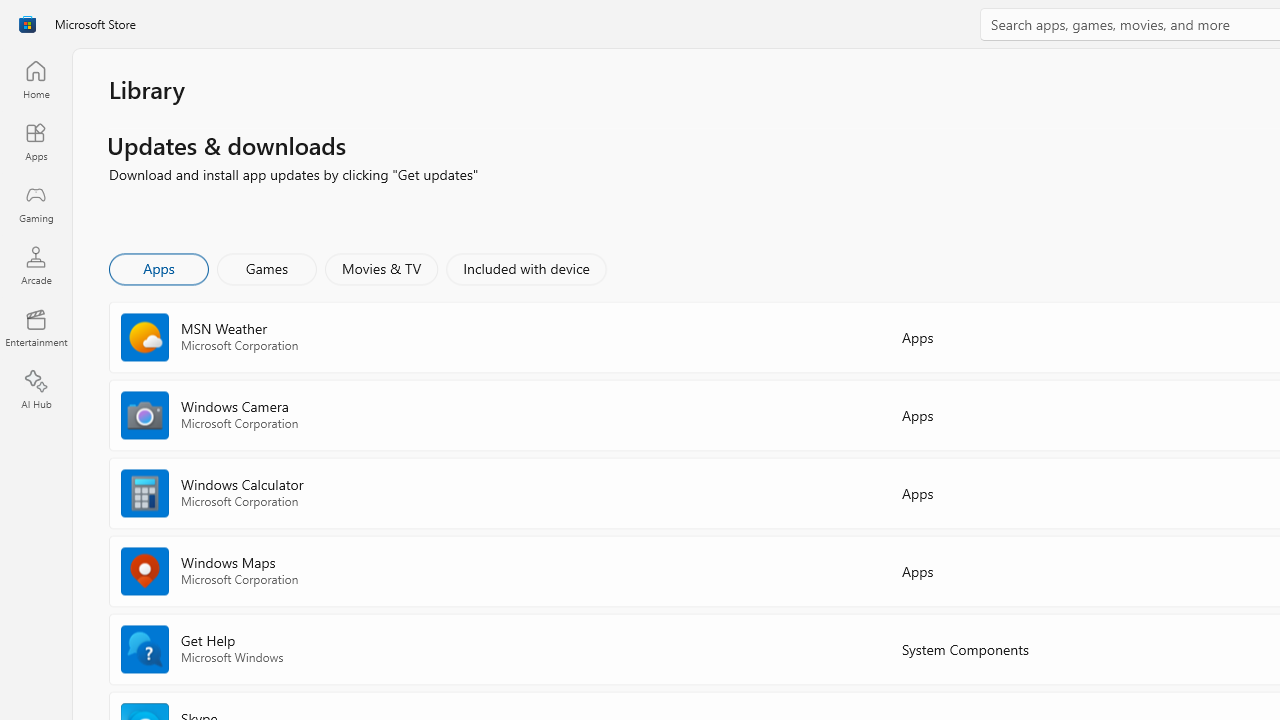  What do you see at coordinates (266, 267) in the screenshot?
I see `'Games'` at bounding box center [266, 267].